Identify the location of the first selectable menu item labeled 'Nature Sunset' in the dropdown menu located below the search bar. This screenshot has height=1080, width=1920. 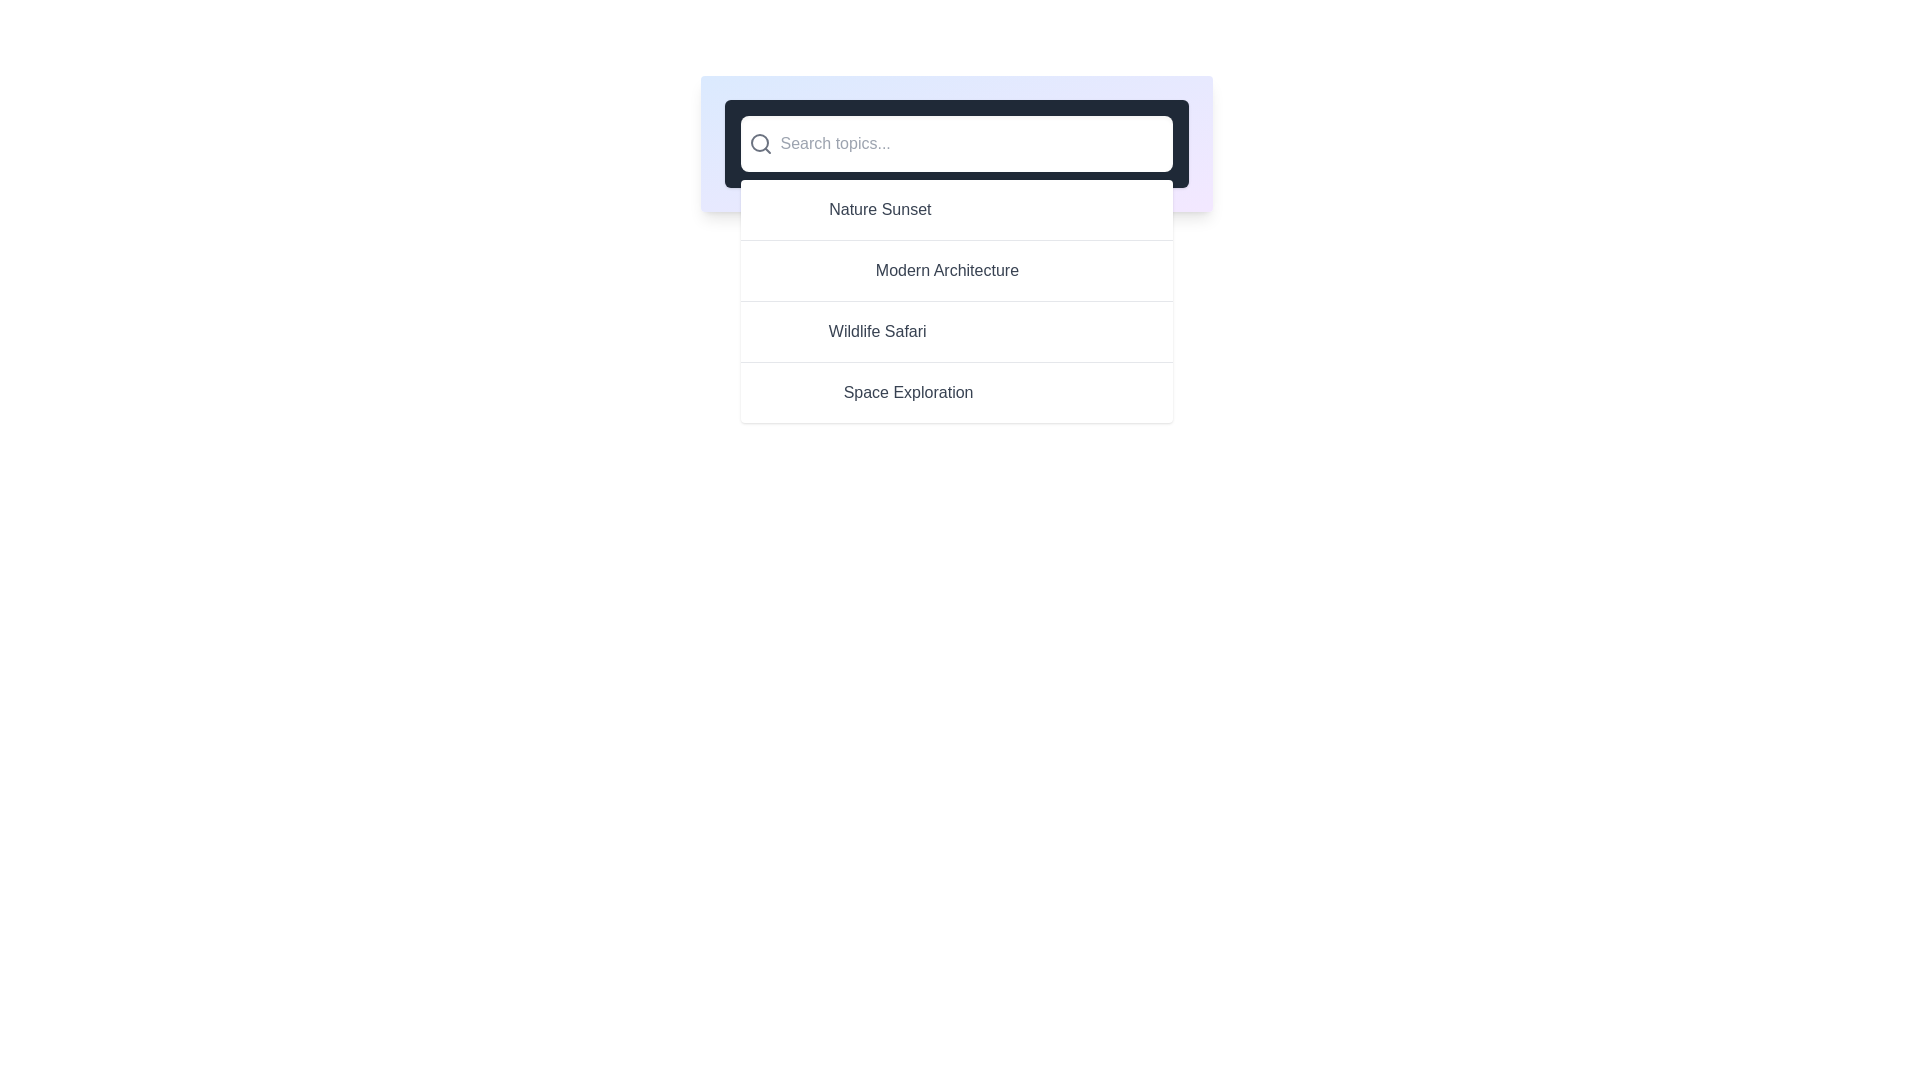
(955, 209).